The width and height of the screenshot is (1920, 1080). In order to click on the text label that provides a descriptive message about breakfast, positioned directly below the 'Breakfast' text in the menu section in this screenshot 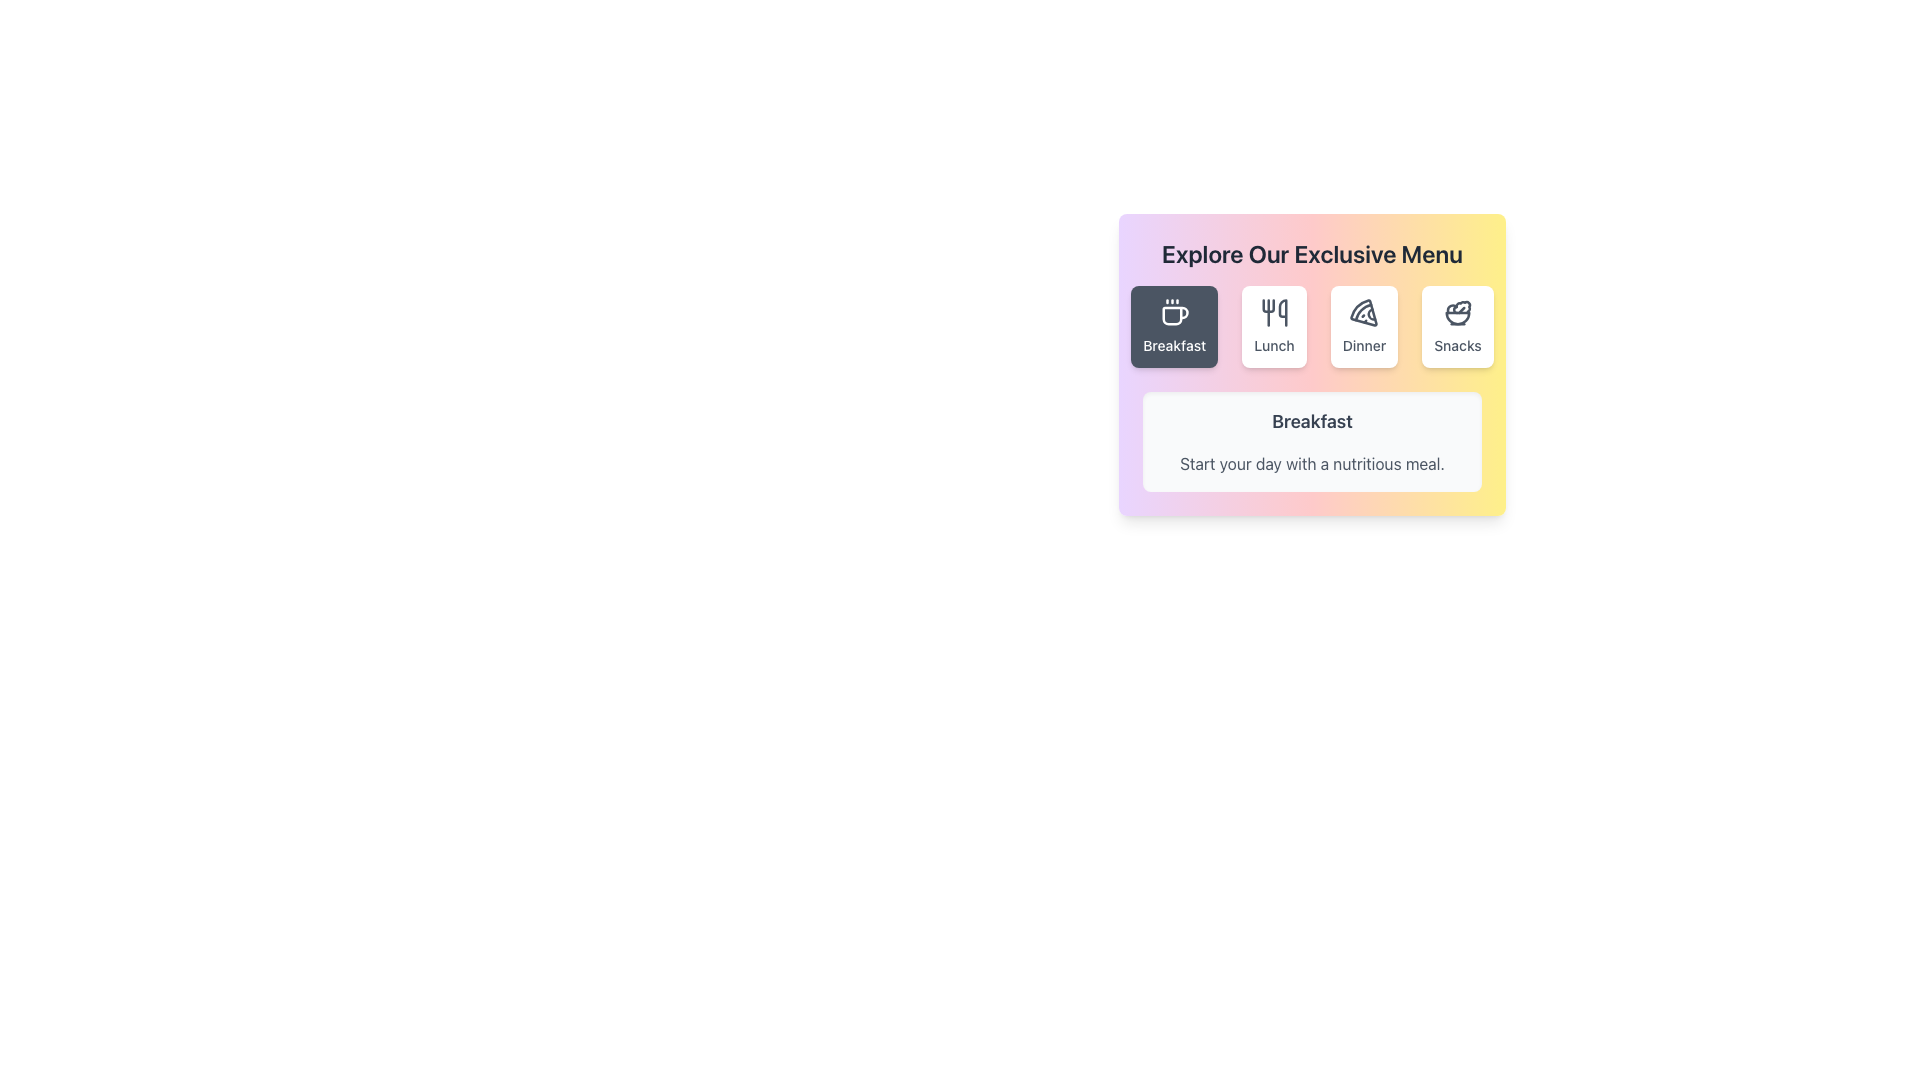, I will do `click(1312, 463)`.